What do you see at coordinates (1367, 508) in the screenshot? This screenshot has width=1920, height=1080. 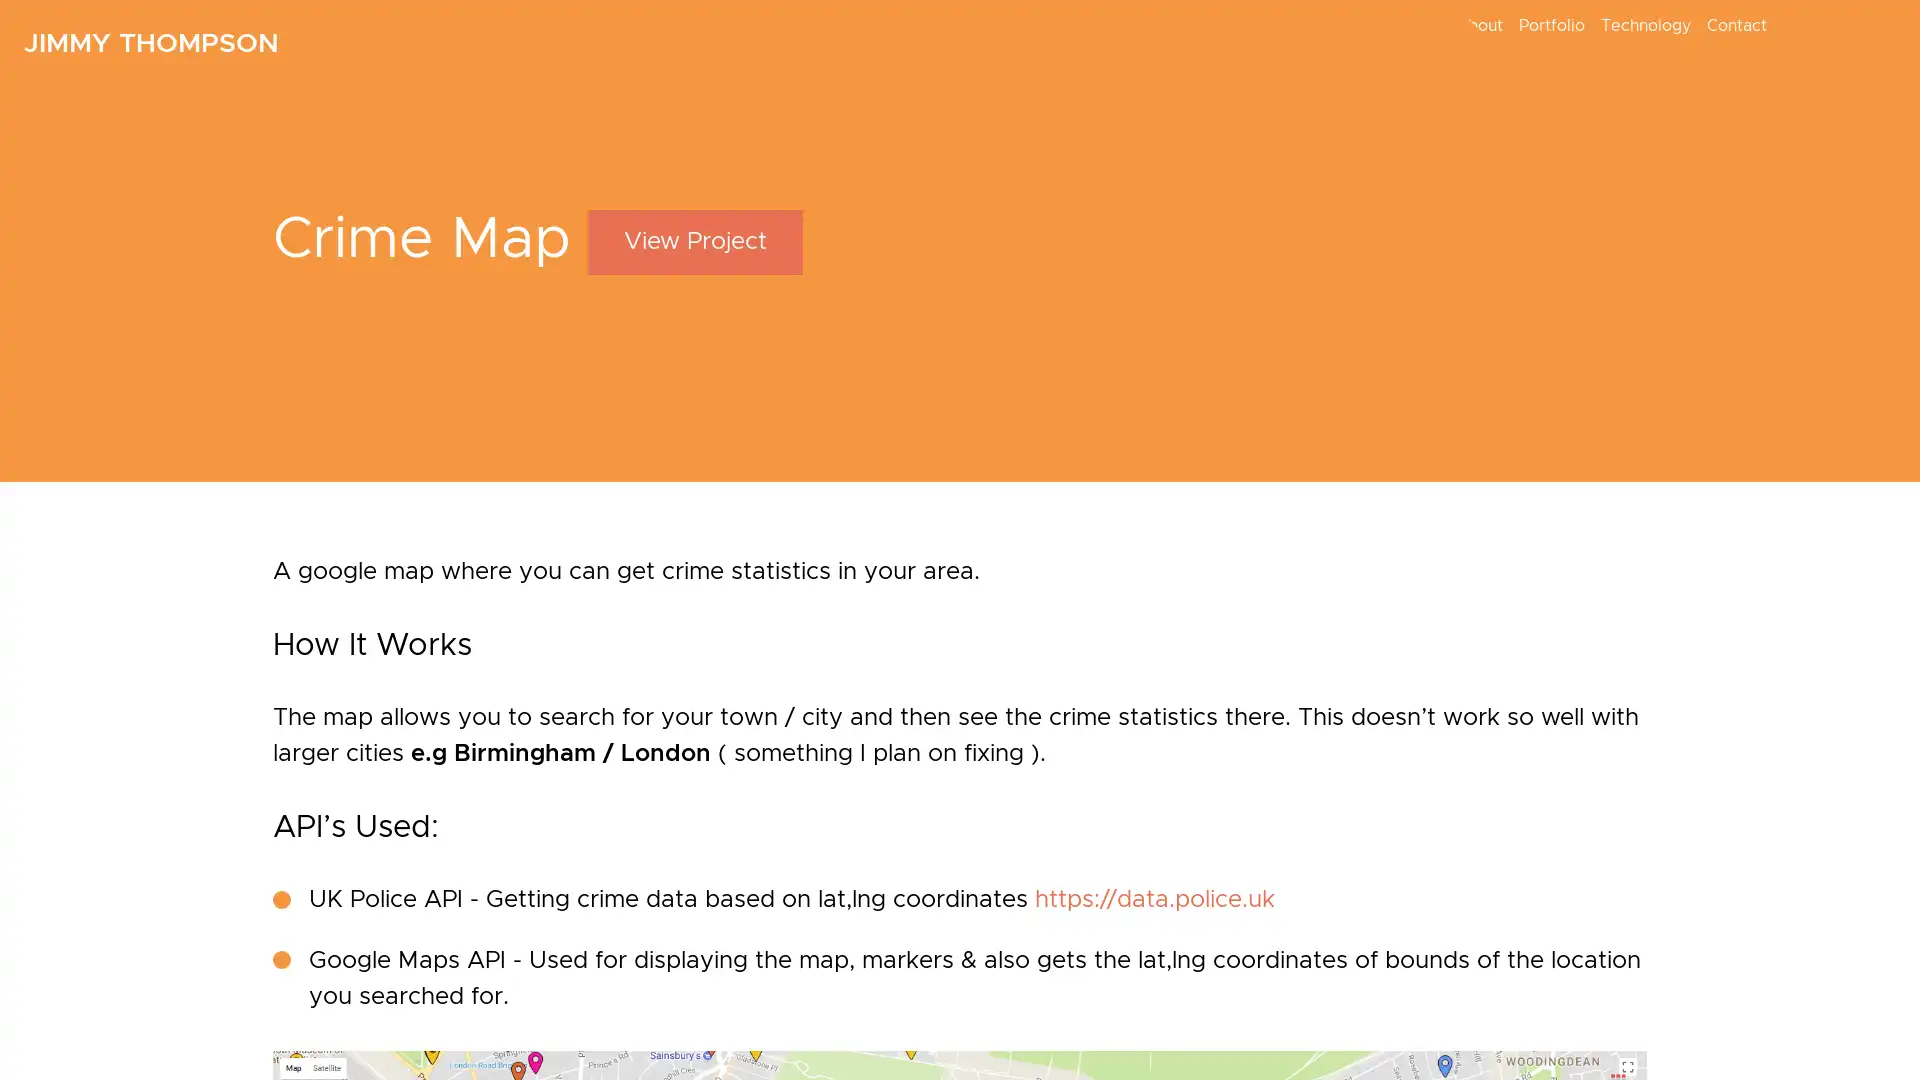 I see `Close` at bounding box center [1367, 508].